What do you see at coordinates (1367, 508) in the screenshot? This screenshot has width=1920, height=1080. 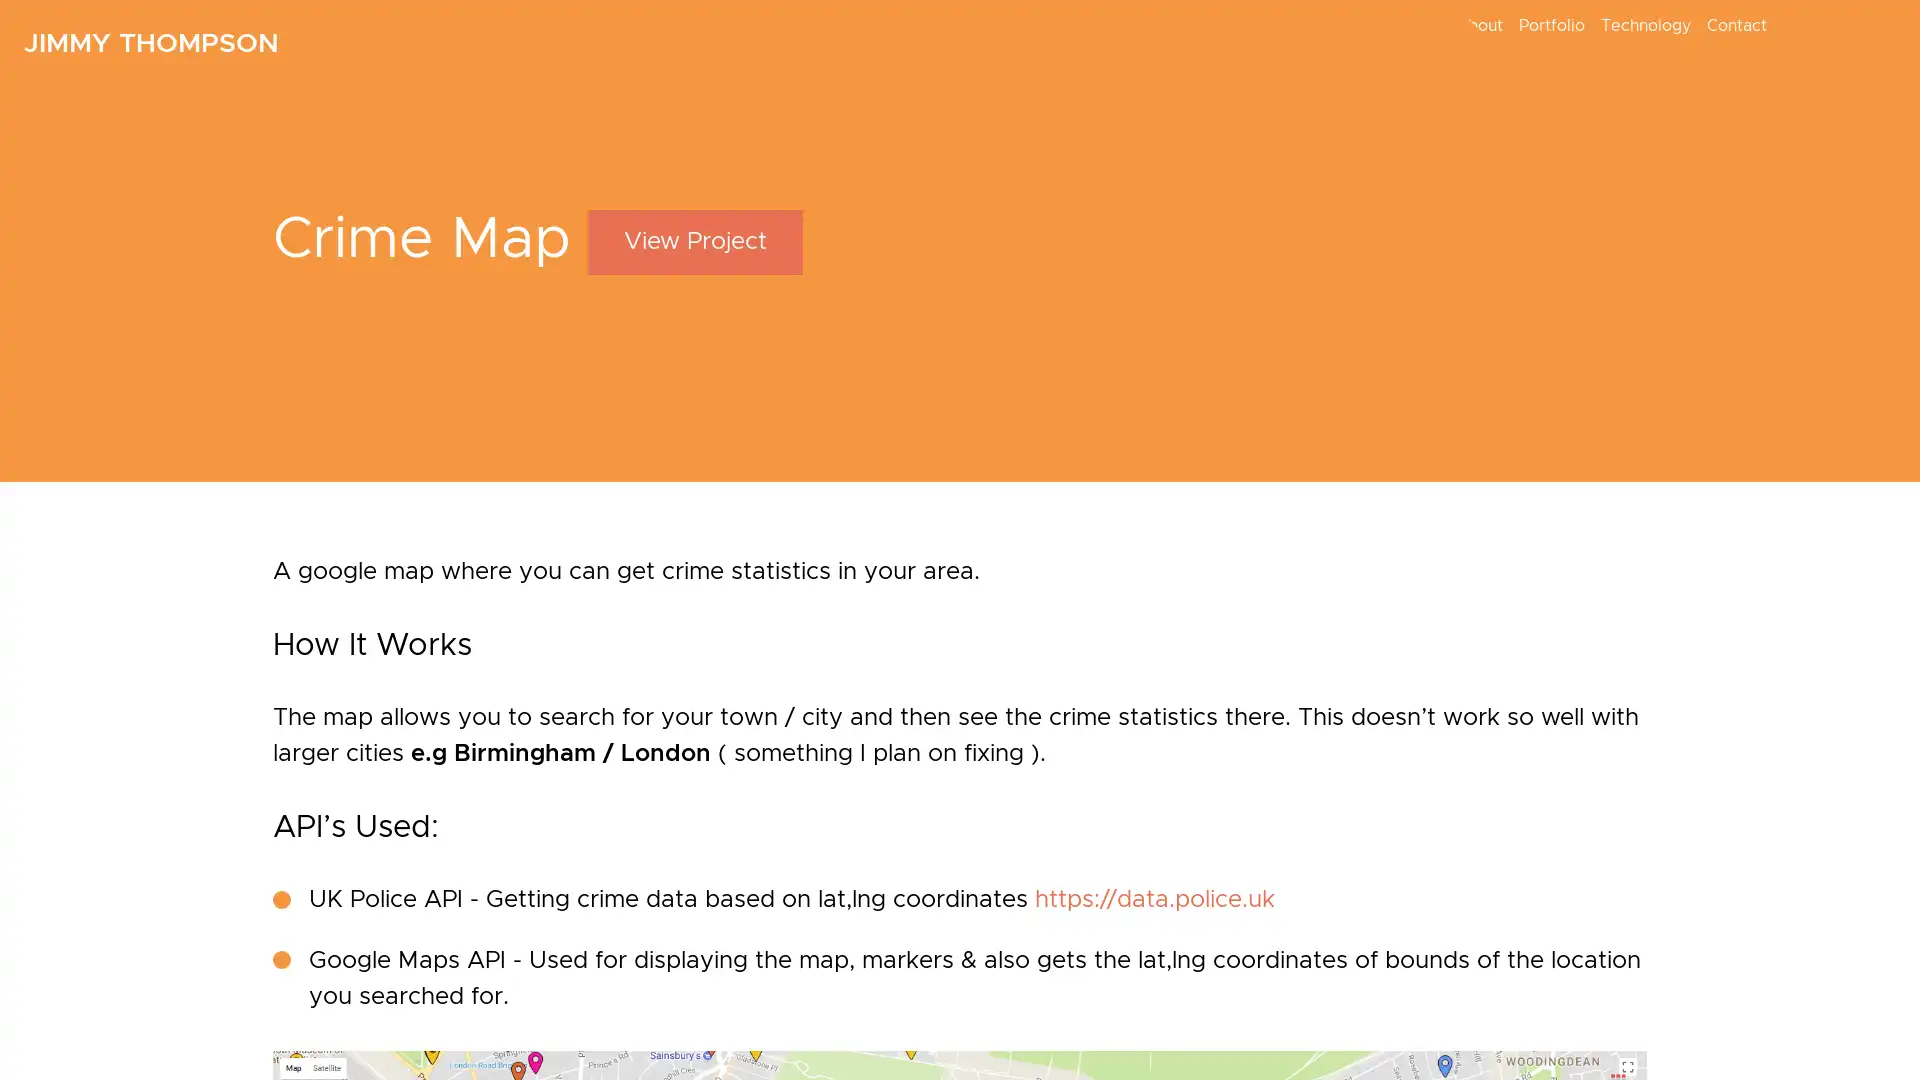 I see `Close` at bounding box center [1367, 508].